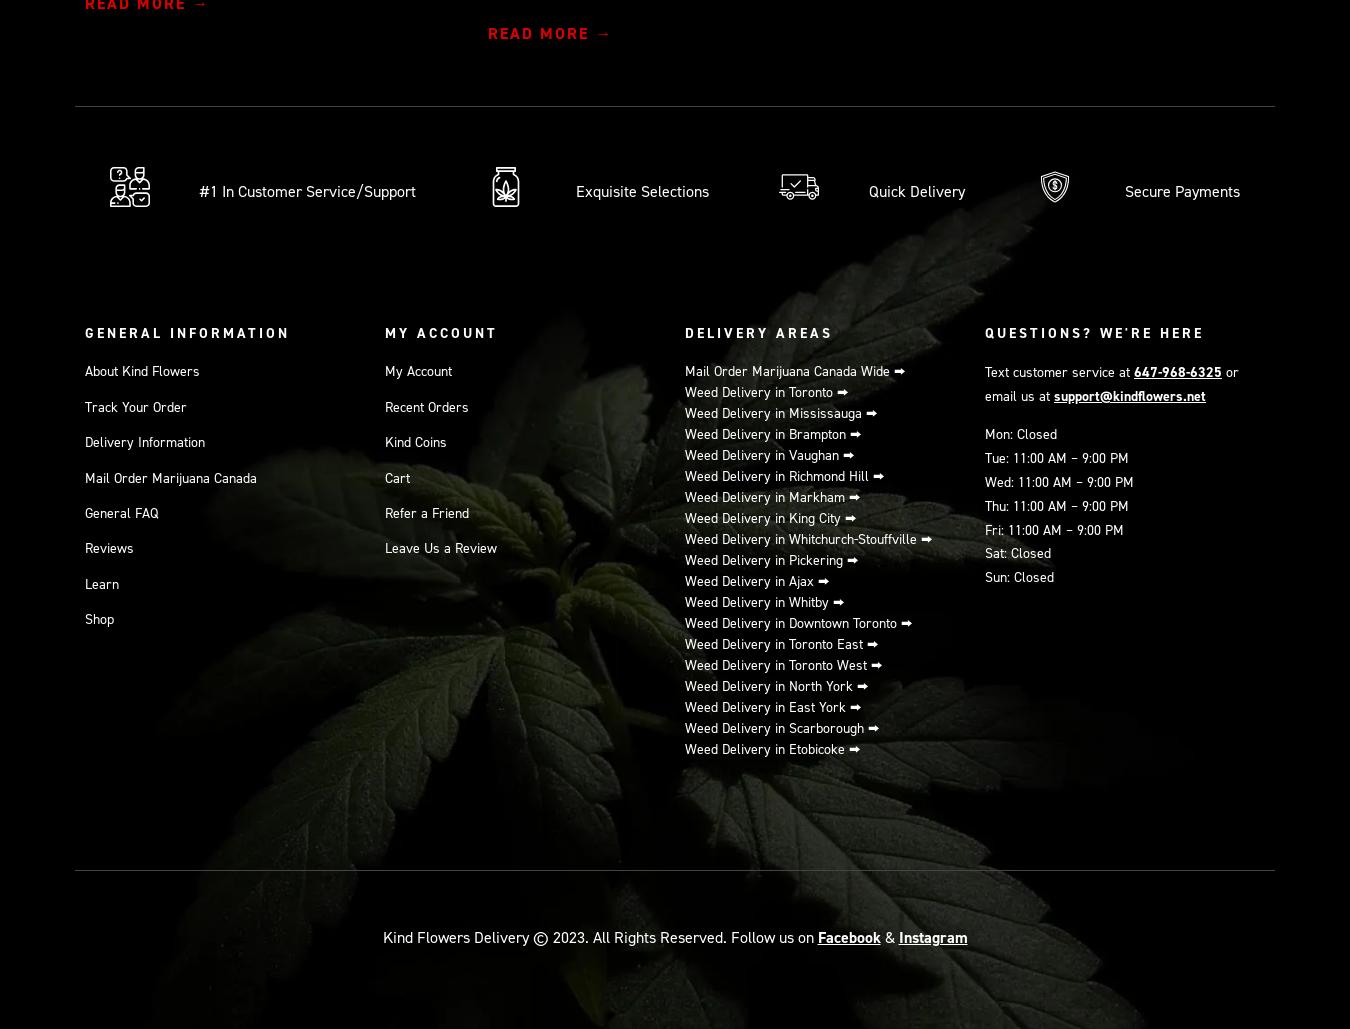 The height and width of the screenshot is (1029, 1350). I want to click on 'Thu: 11:00 AM – 9:00 PM', so click(1057, 505).